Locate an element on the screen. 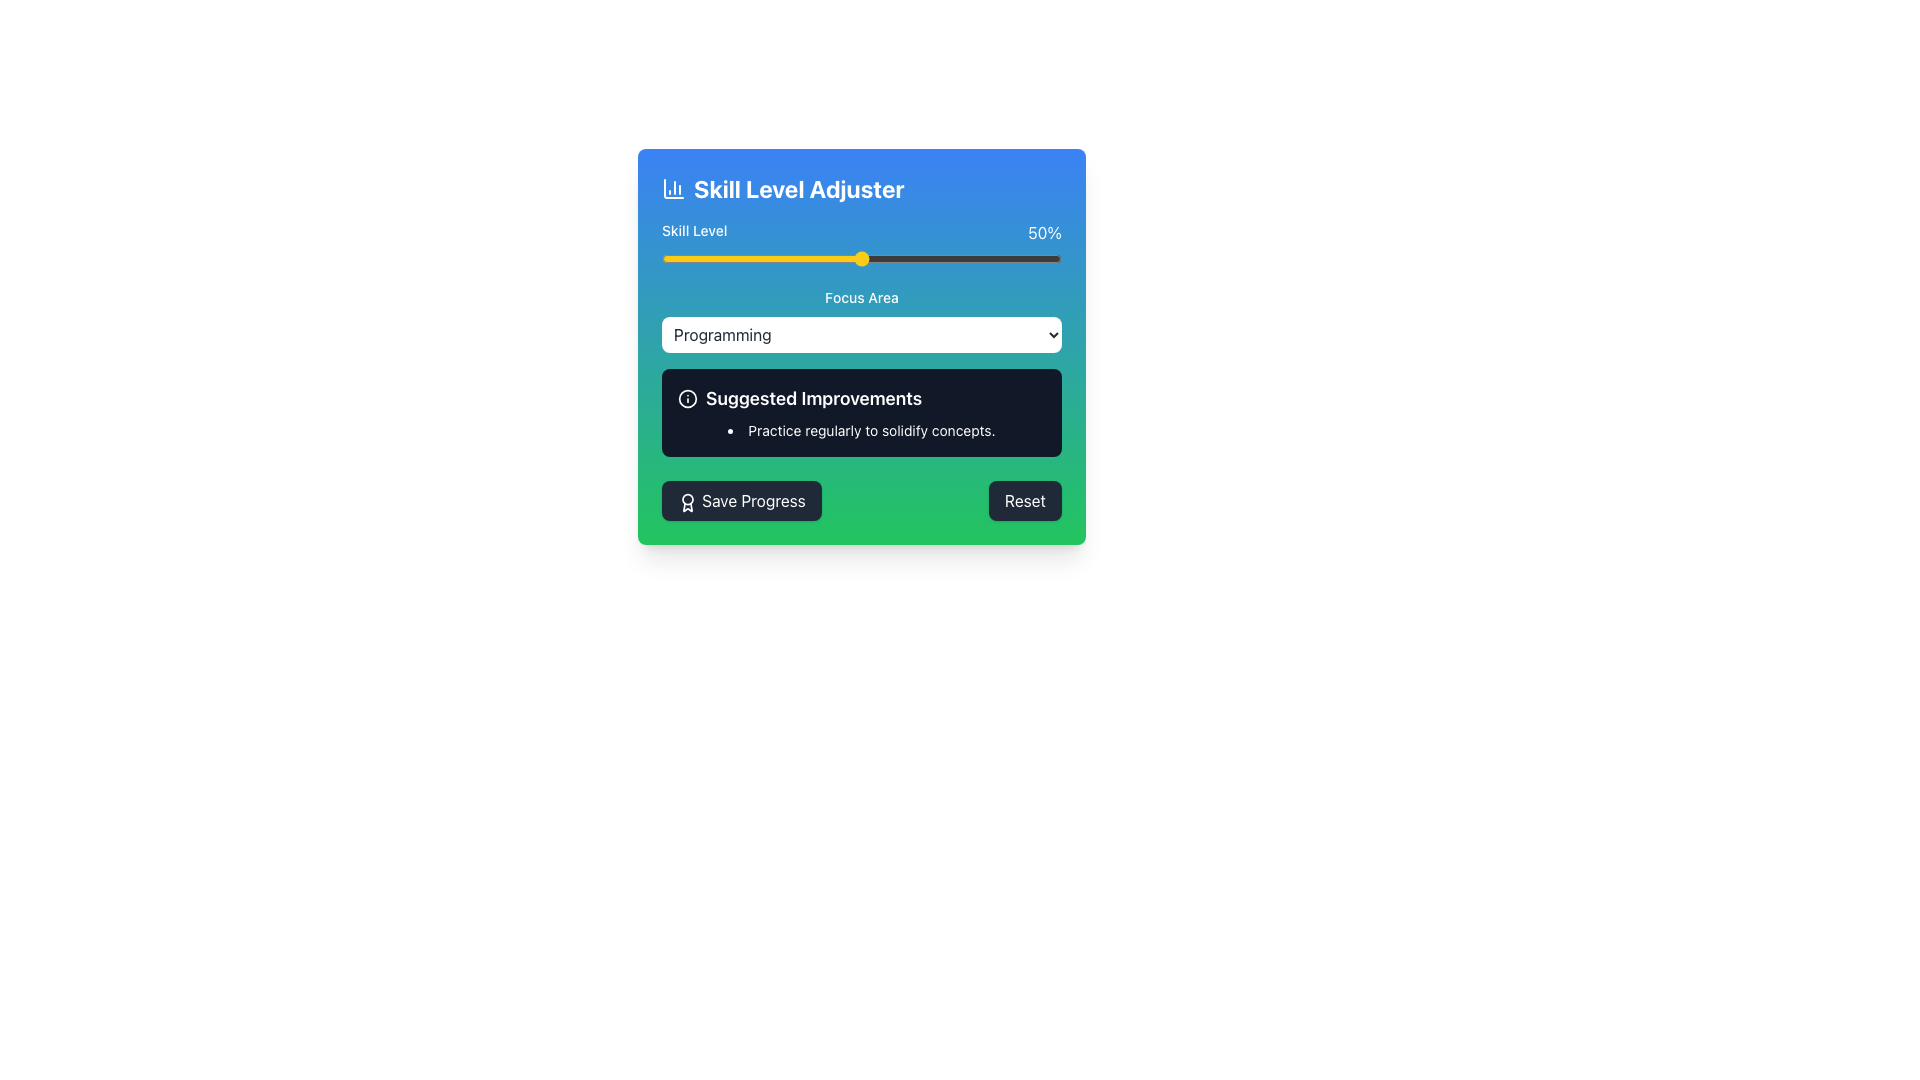  the slider is located at coordinates (896, 257).